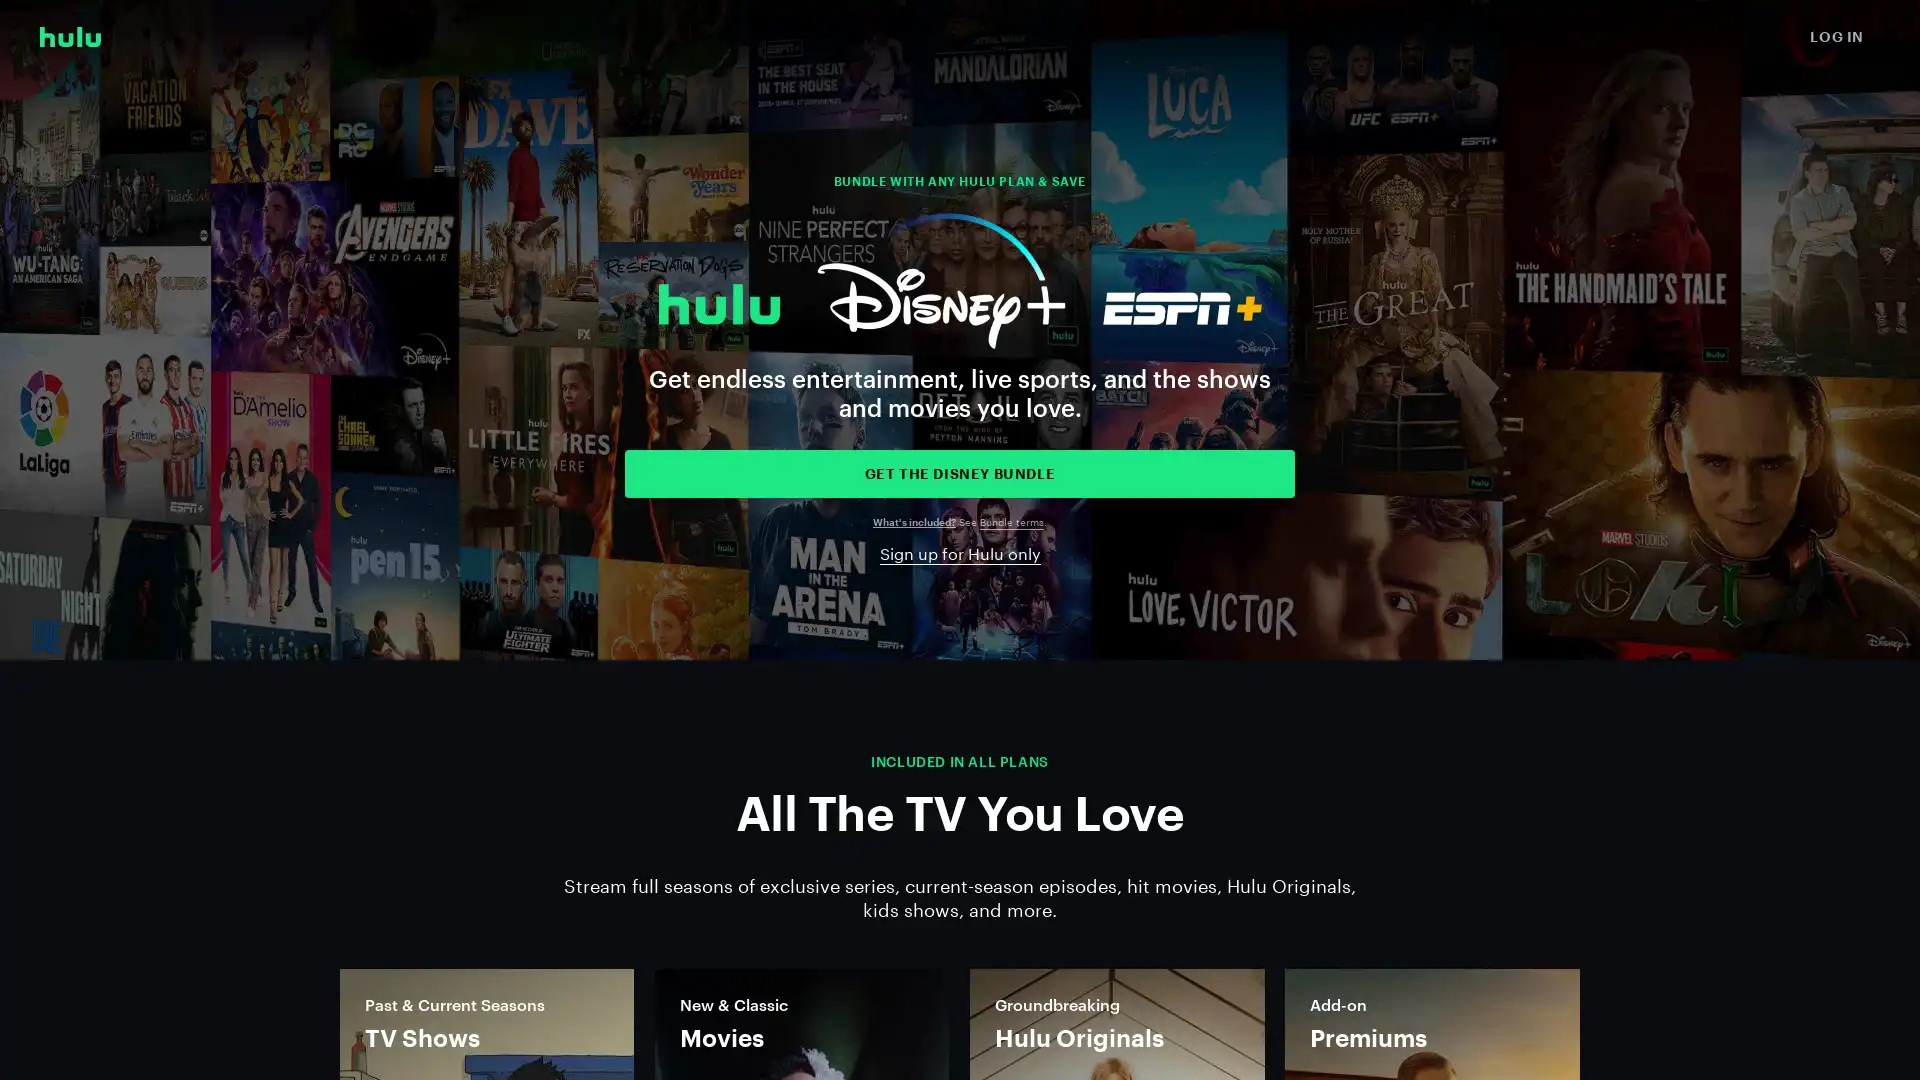 The width and height of the screenshot is (1920, 1080). Describe the element at coordinates (913, 520) in the screenshot. I see `What's included?` at that location.